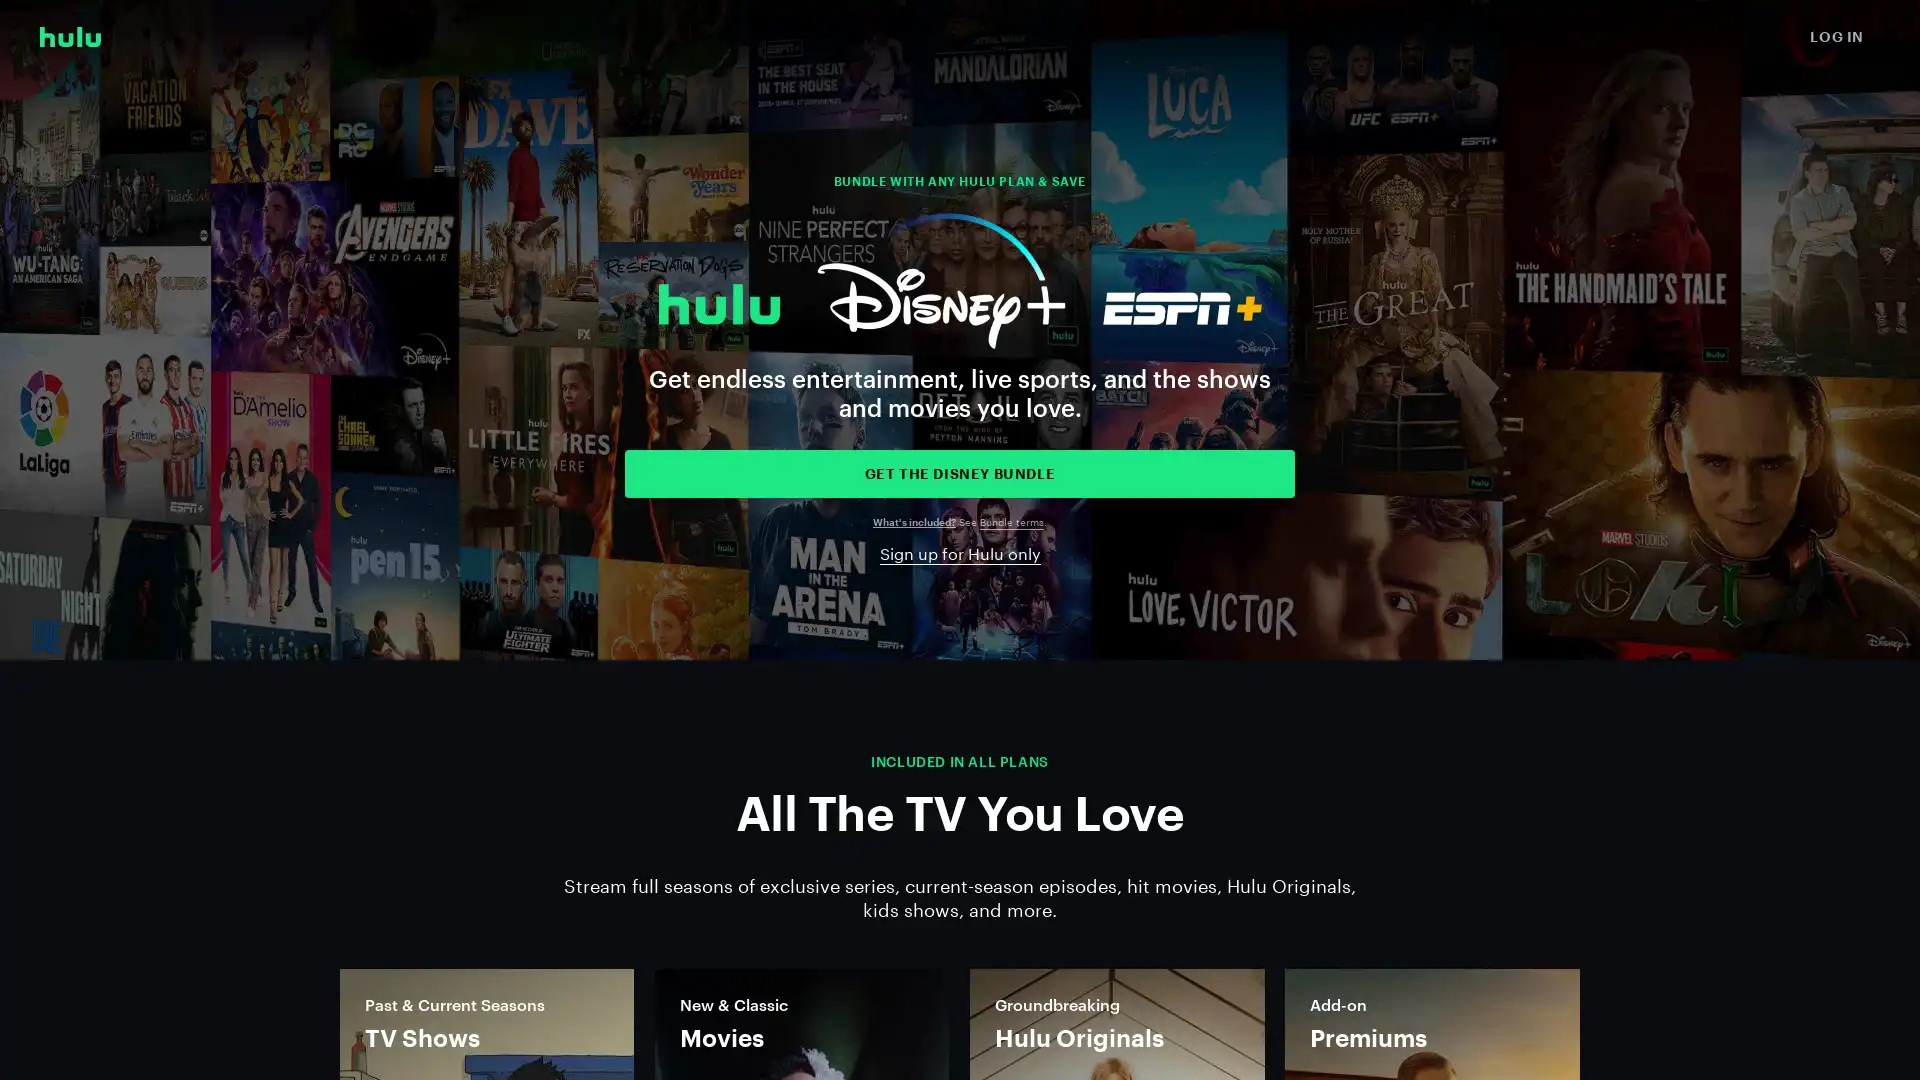 The width and height of the screenshot is (1920, 1080). Describe the element at coordinates (913, 520) in the screenshot. I see `What's included?` at that location.